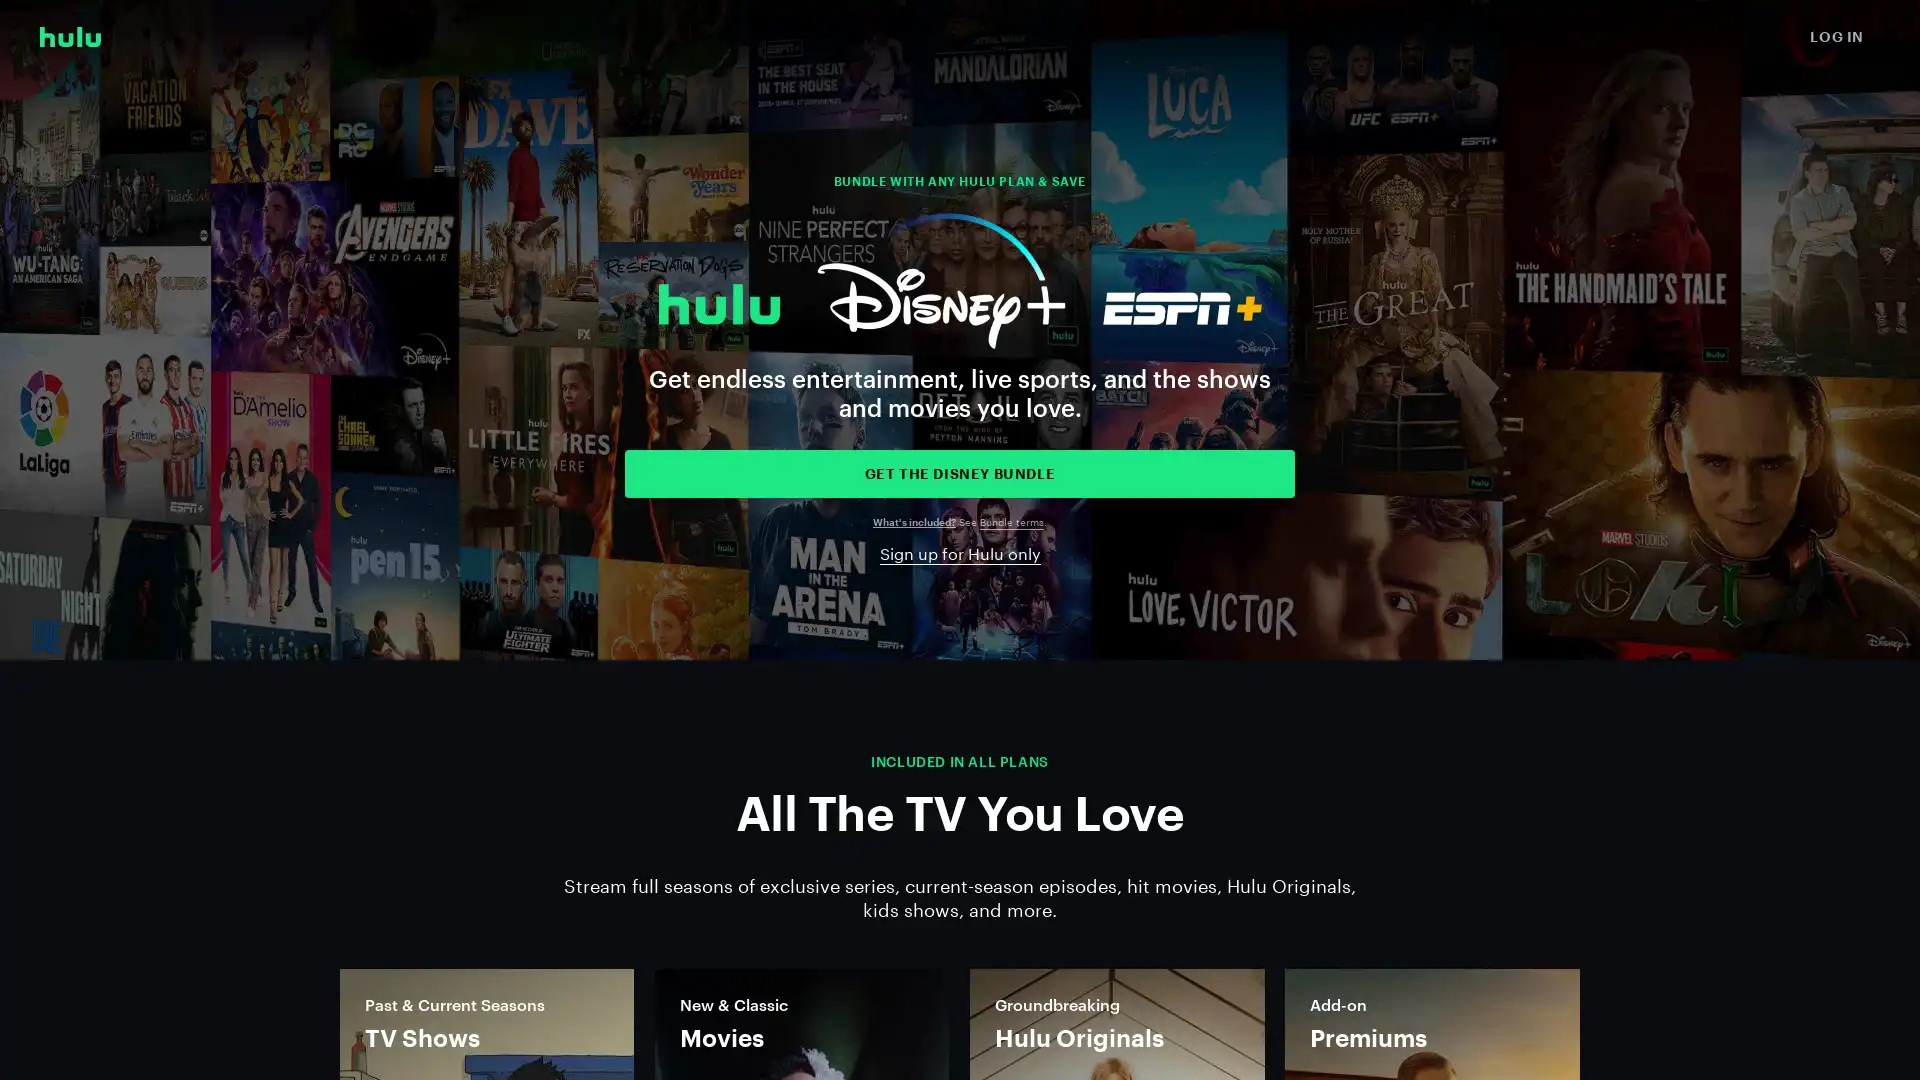 The width and height of the screenshot is (1920, 1080). Describe the element at coordinates (913, 520) in the screenshot. I see `What's included?` at that location.